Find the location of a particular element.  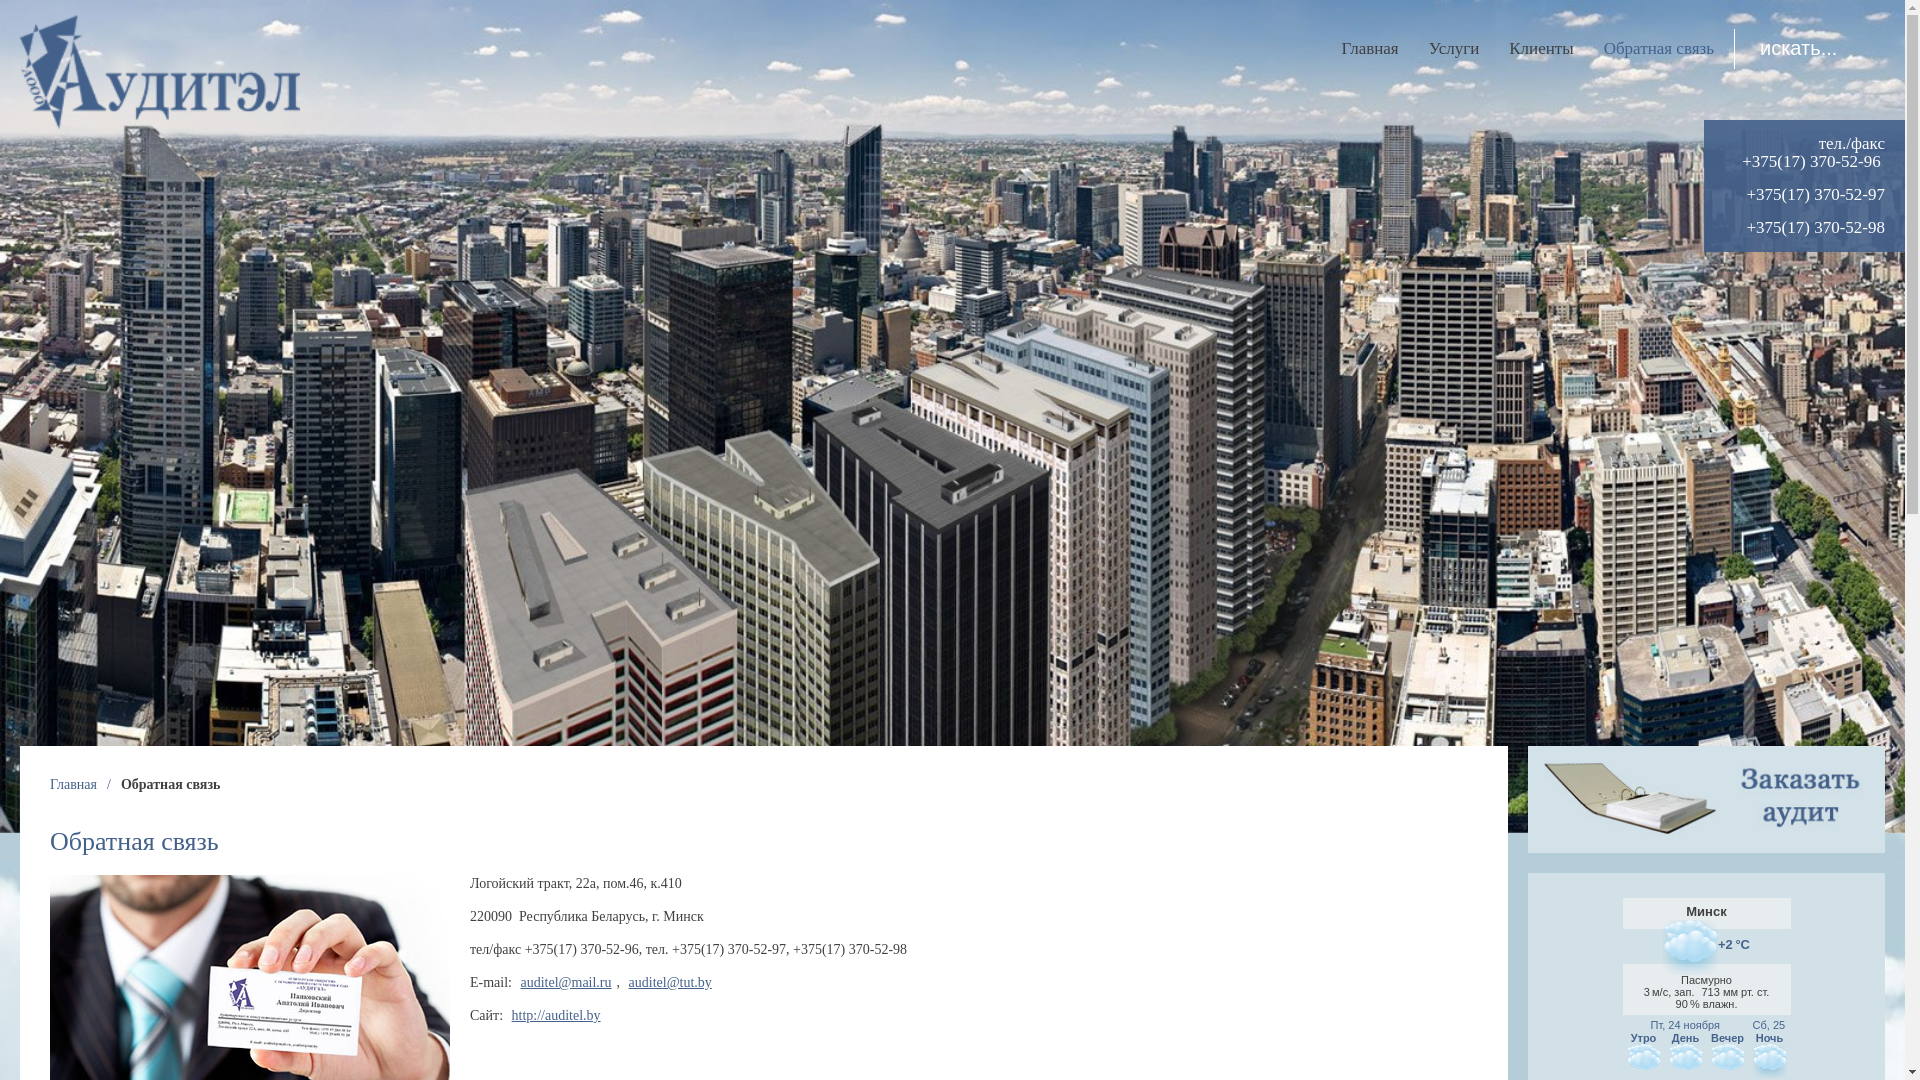

'auditel@tut.by' is located at coordinates (670, 981).